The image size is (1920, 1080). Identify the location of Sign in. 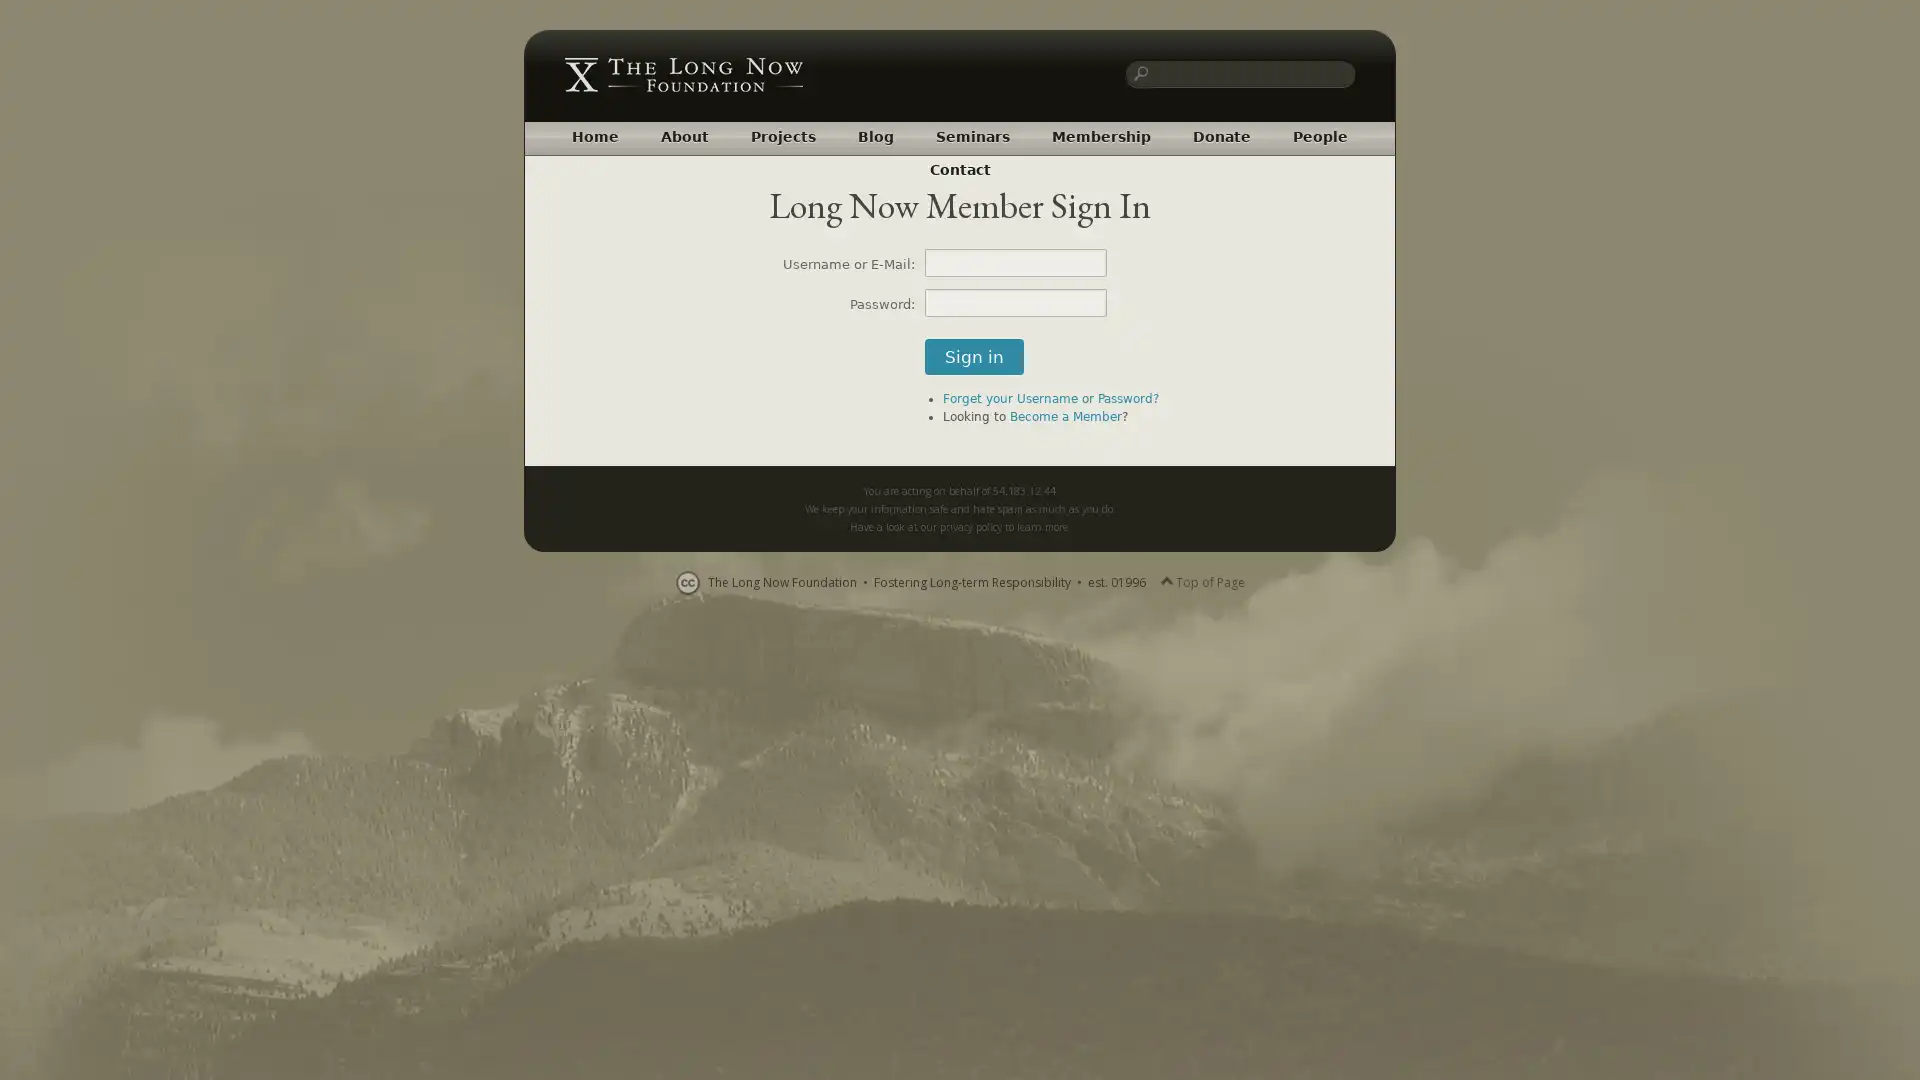
(974, 356).